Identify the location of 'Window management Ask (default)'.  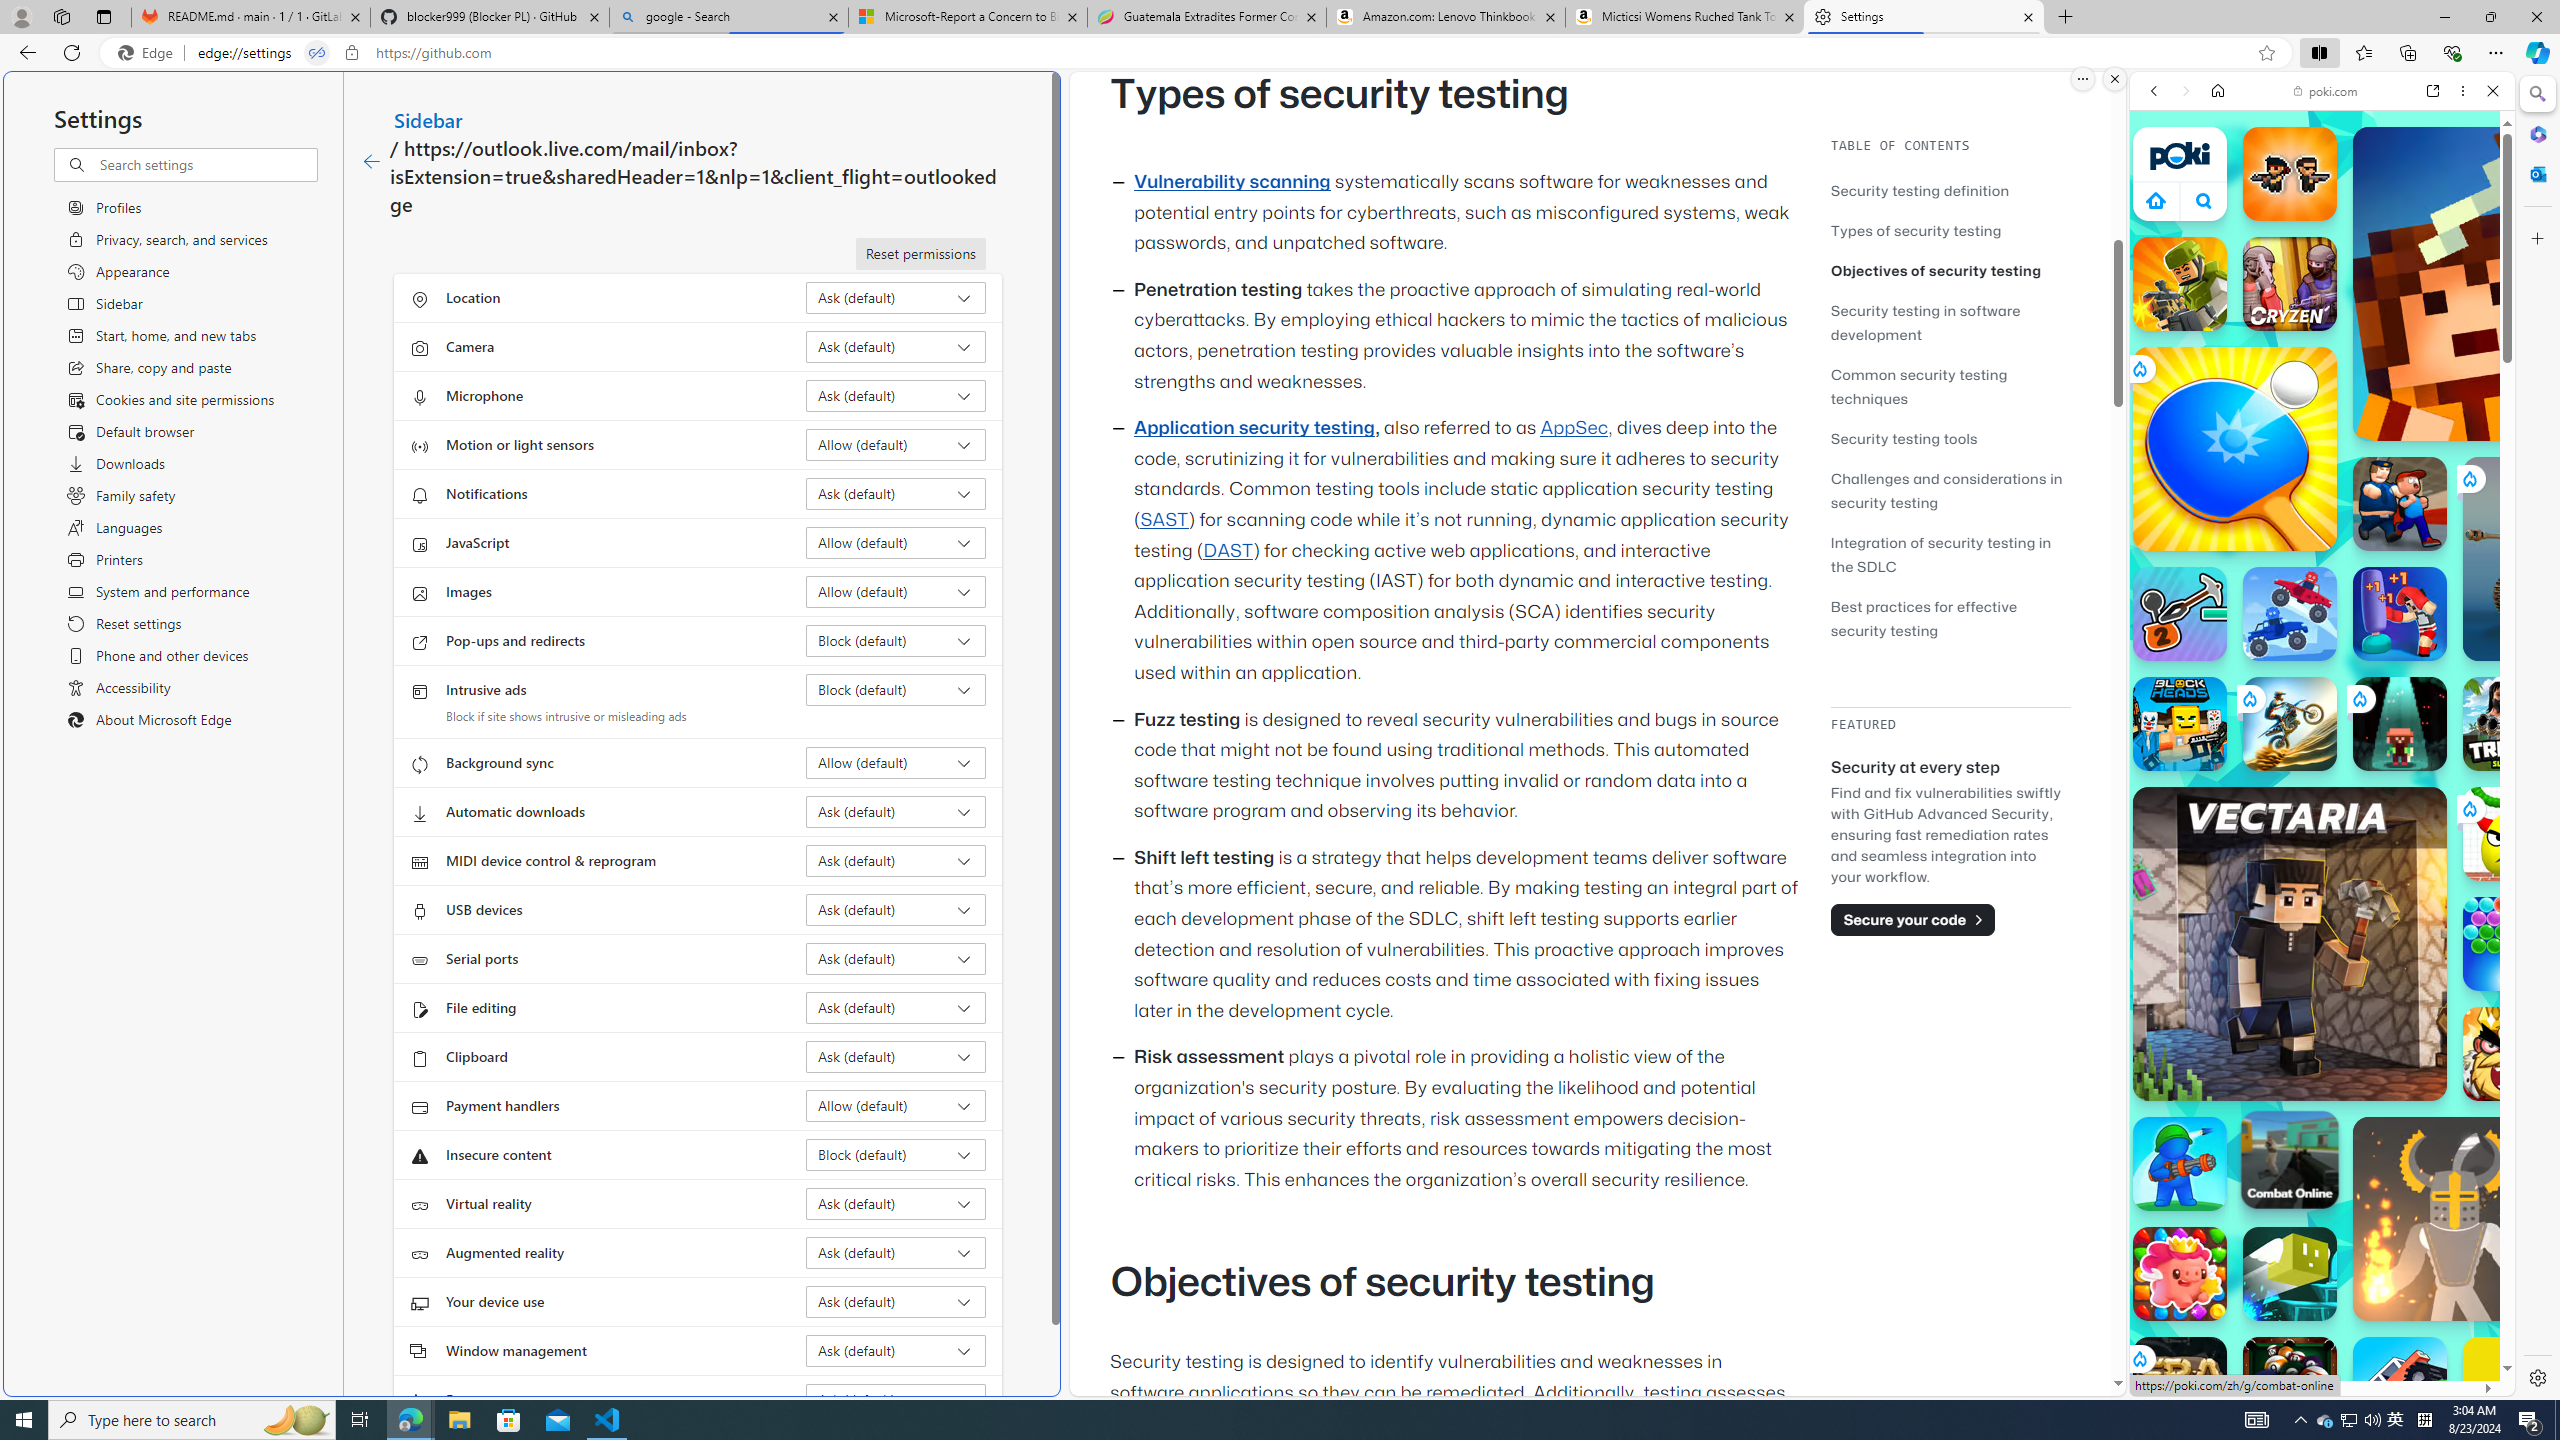
(896, 1349).